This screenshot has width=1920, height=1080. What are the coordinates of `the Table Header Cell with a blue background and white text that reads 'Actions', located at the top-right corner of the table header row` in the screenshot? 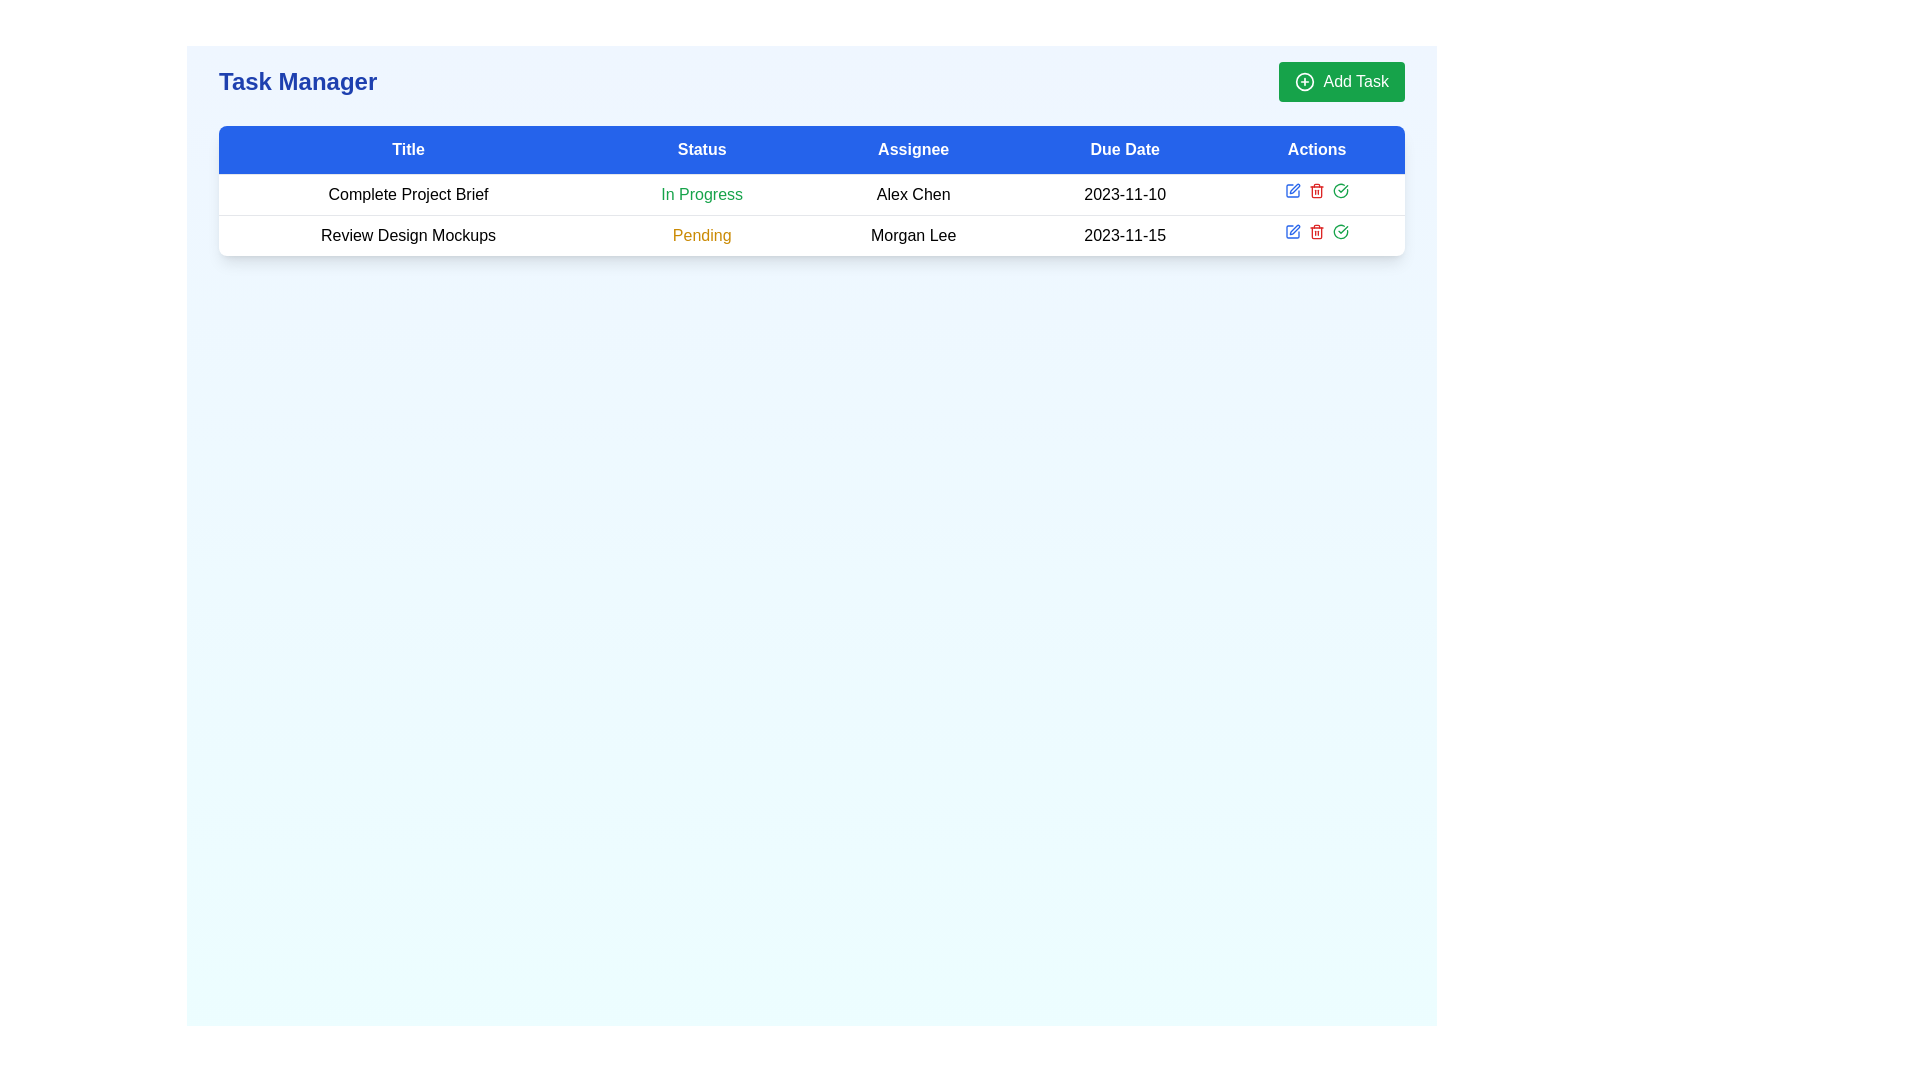 It's located at (1317, 149).